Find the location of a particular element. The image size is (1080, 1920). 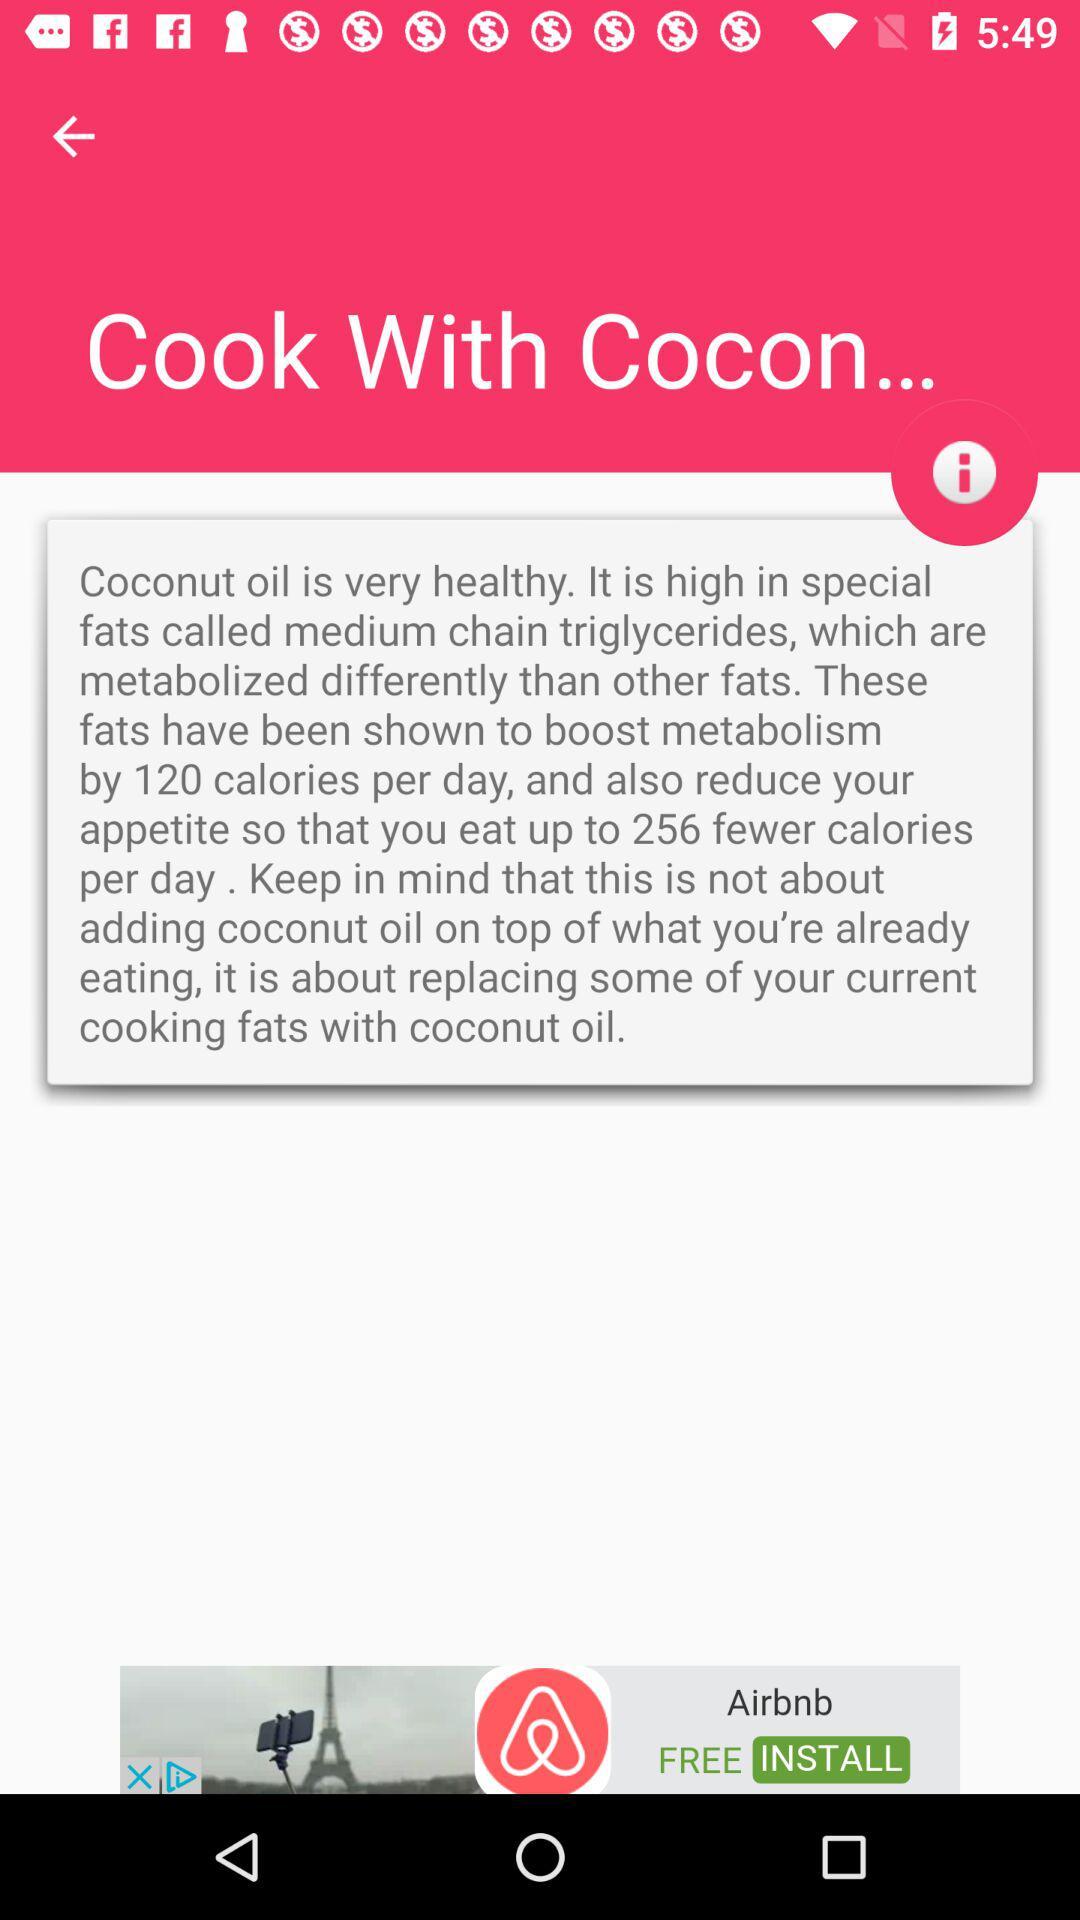

advertisement bar is located at coordinates (540, 1727).